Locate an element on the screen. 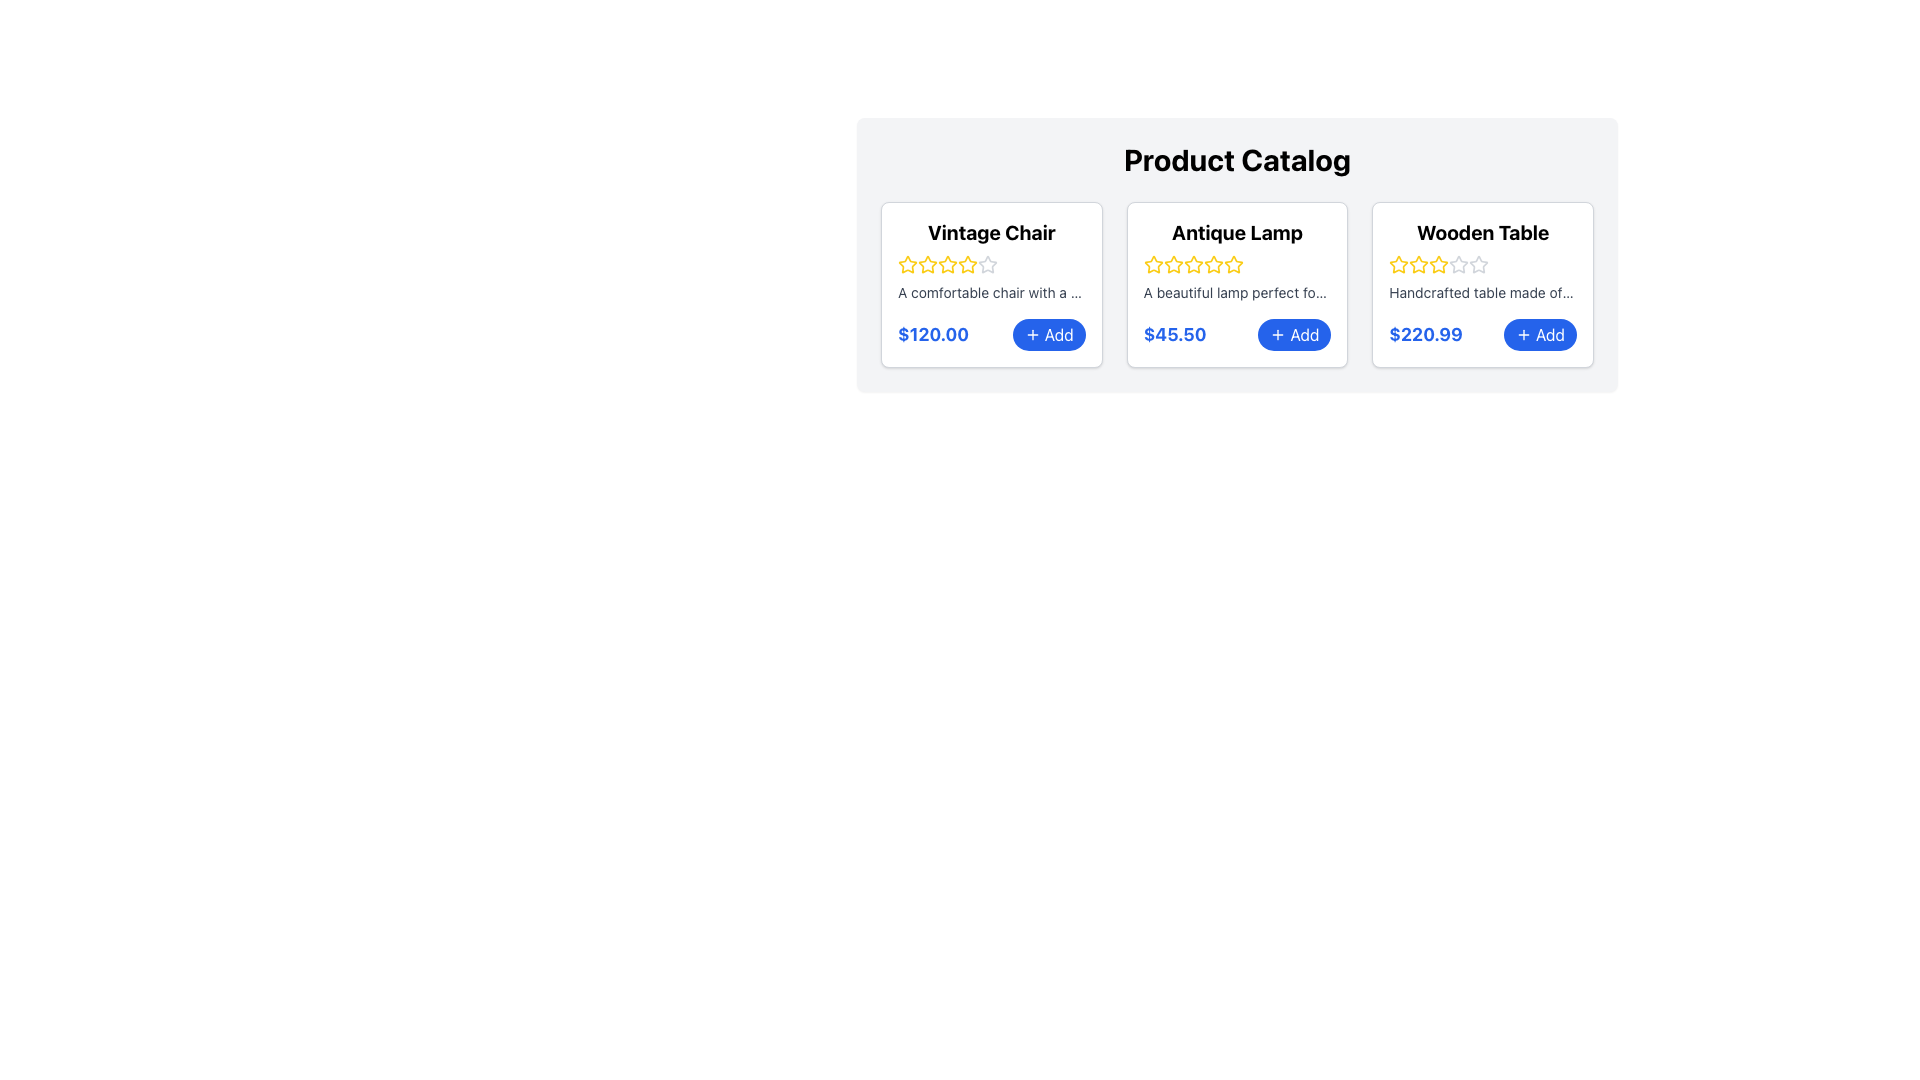  the fifth rating star icon for the product 'Antique Lamp', which is part of the rating system and indicates the highest rating point is located at coordinates (1212, 264).